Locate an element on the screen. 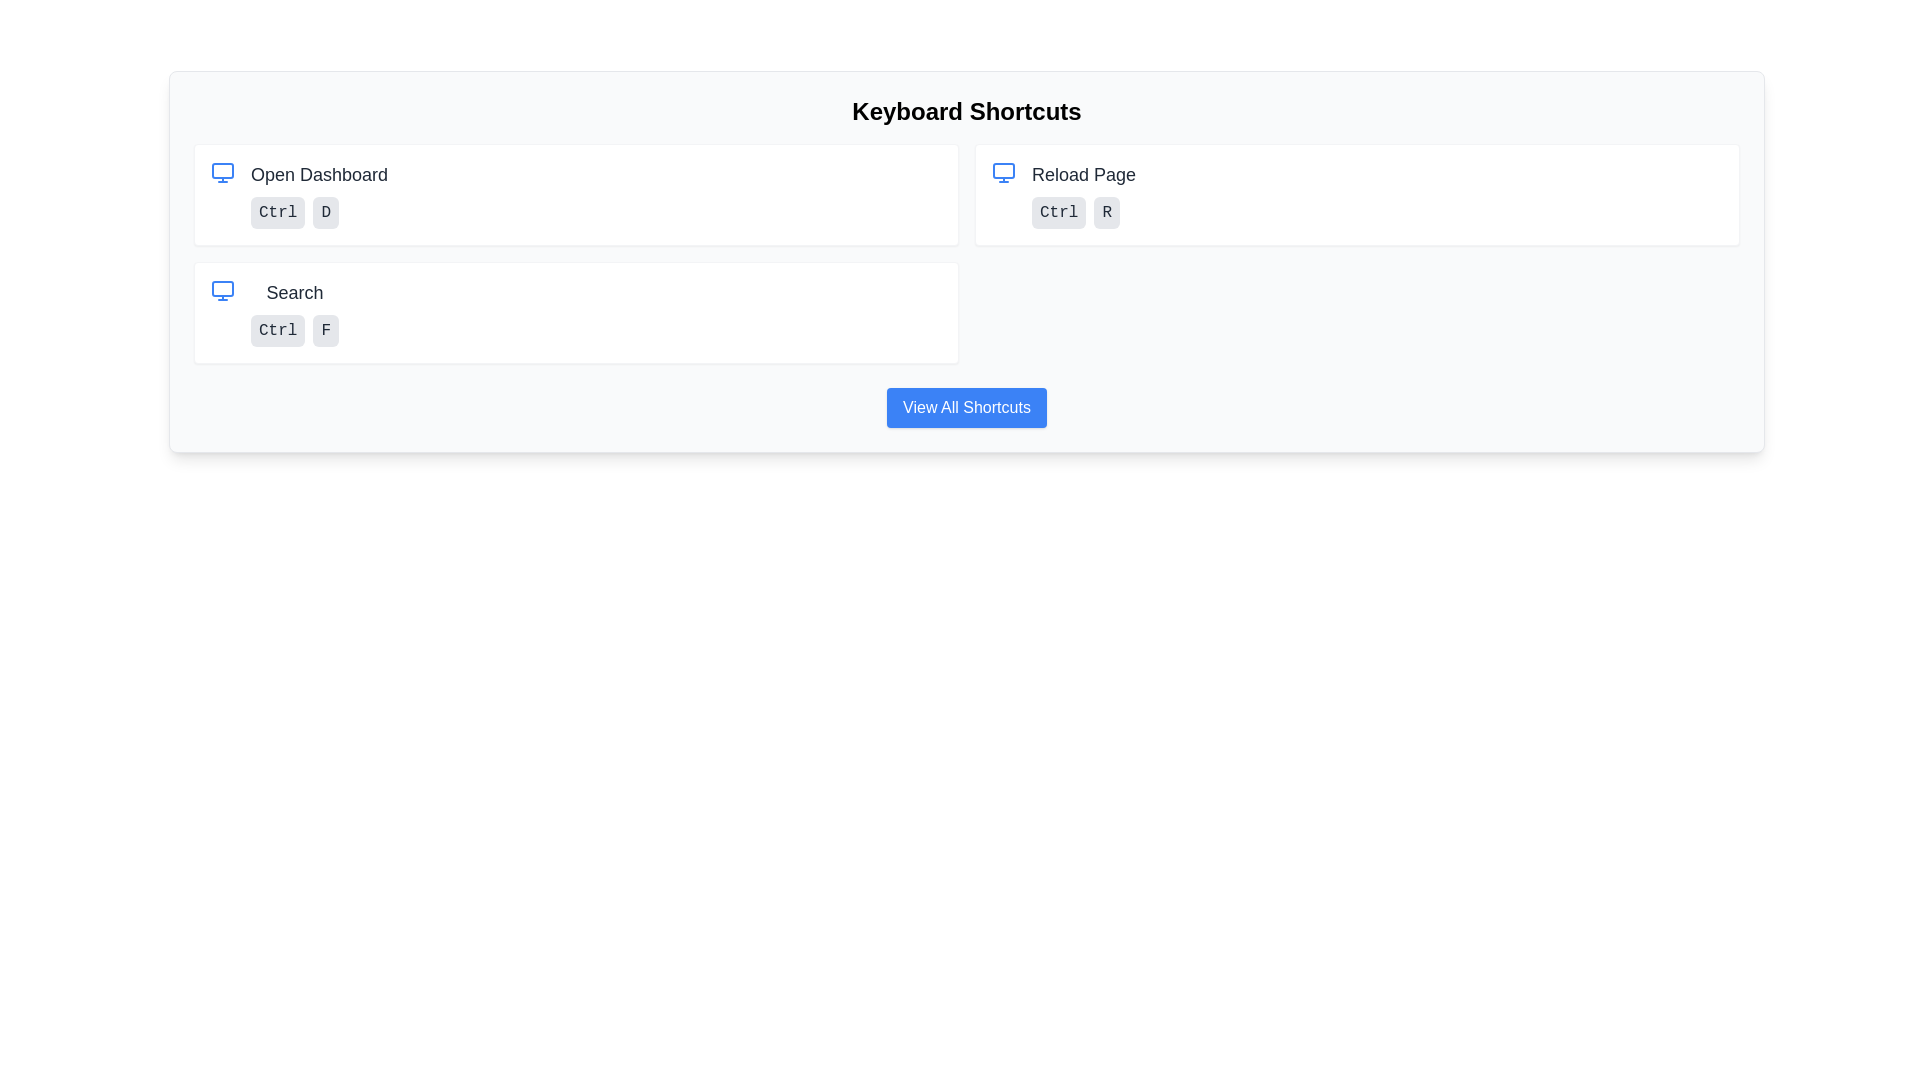  the 'View All Shortcuts' button, which is a rectangular button with rounded corners and a blue background located at the bottom of the 'Keyboard Shortcuts' section is located at coordinates (966, 407).